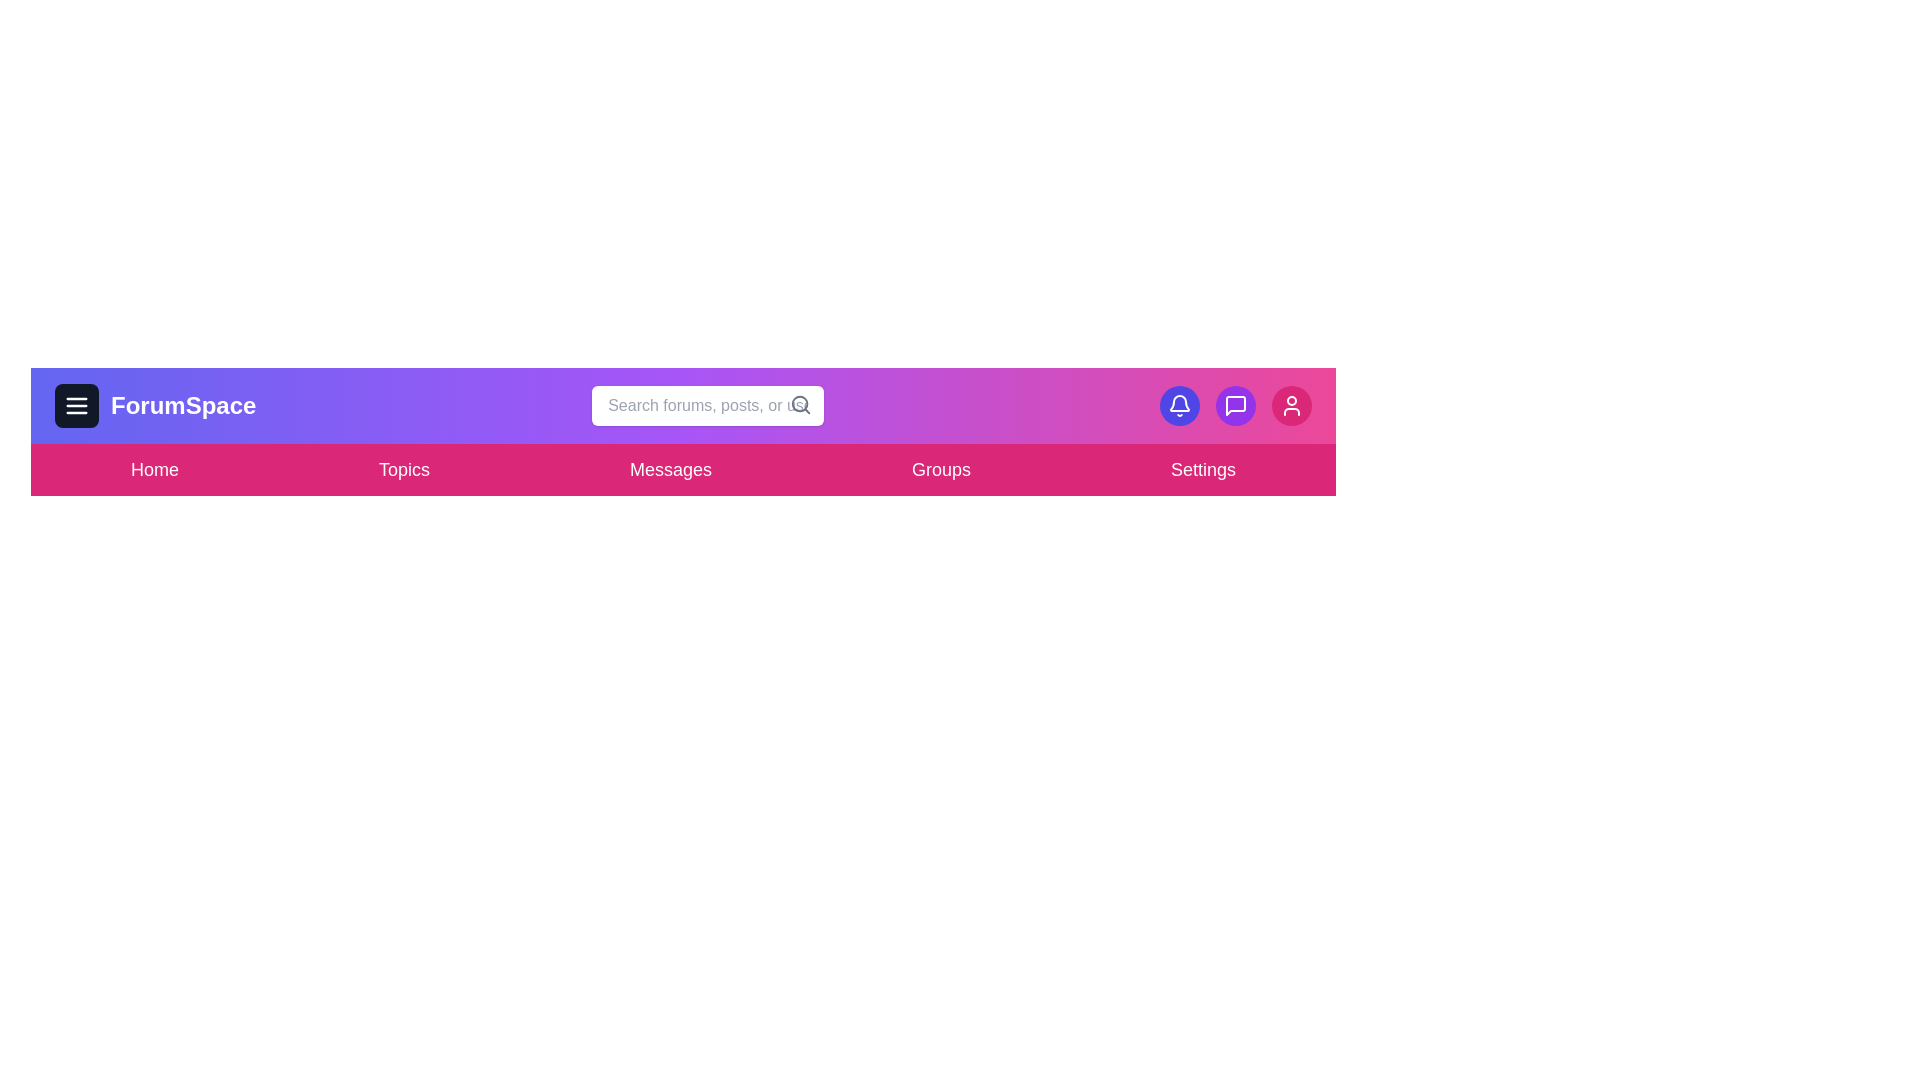 The image size is (1920, 1080). Describe the element at coordinates (1180, 405) in the screenshot. I see `the notification bell button to interact with notifications` at that location.